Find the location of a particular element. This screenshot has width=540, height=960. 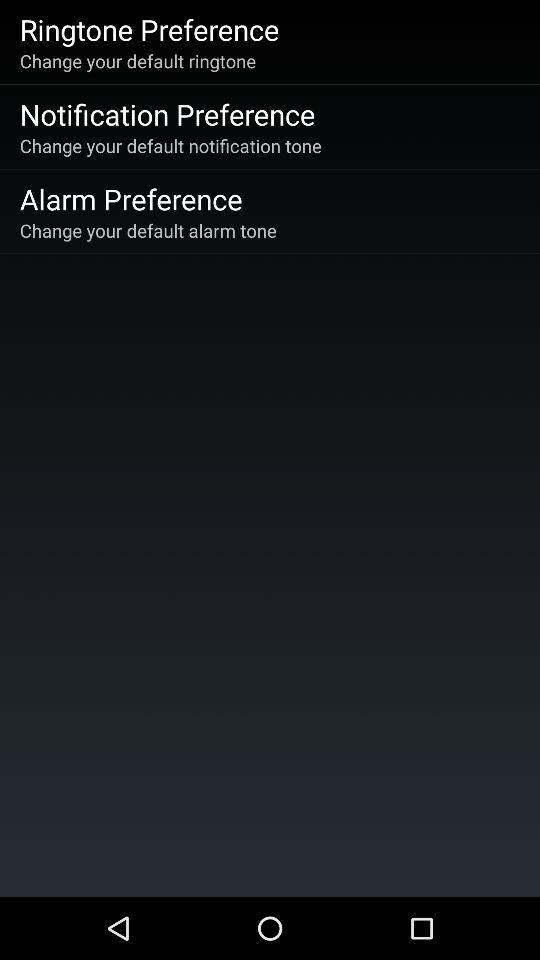

icon above change your default icon is located at coordinates (131, 198).